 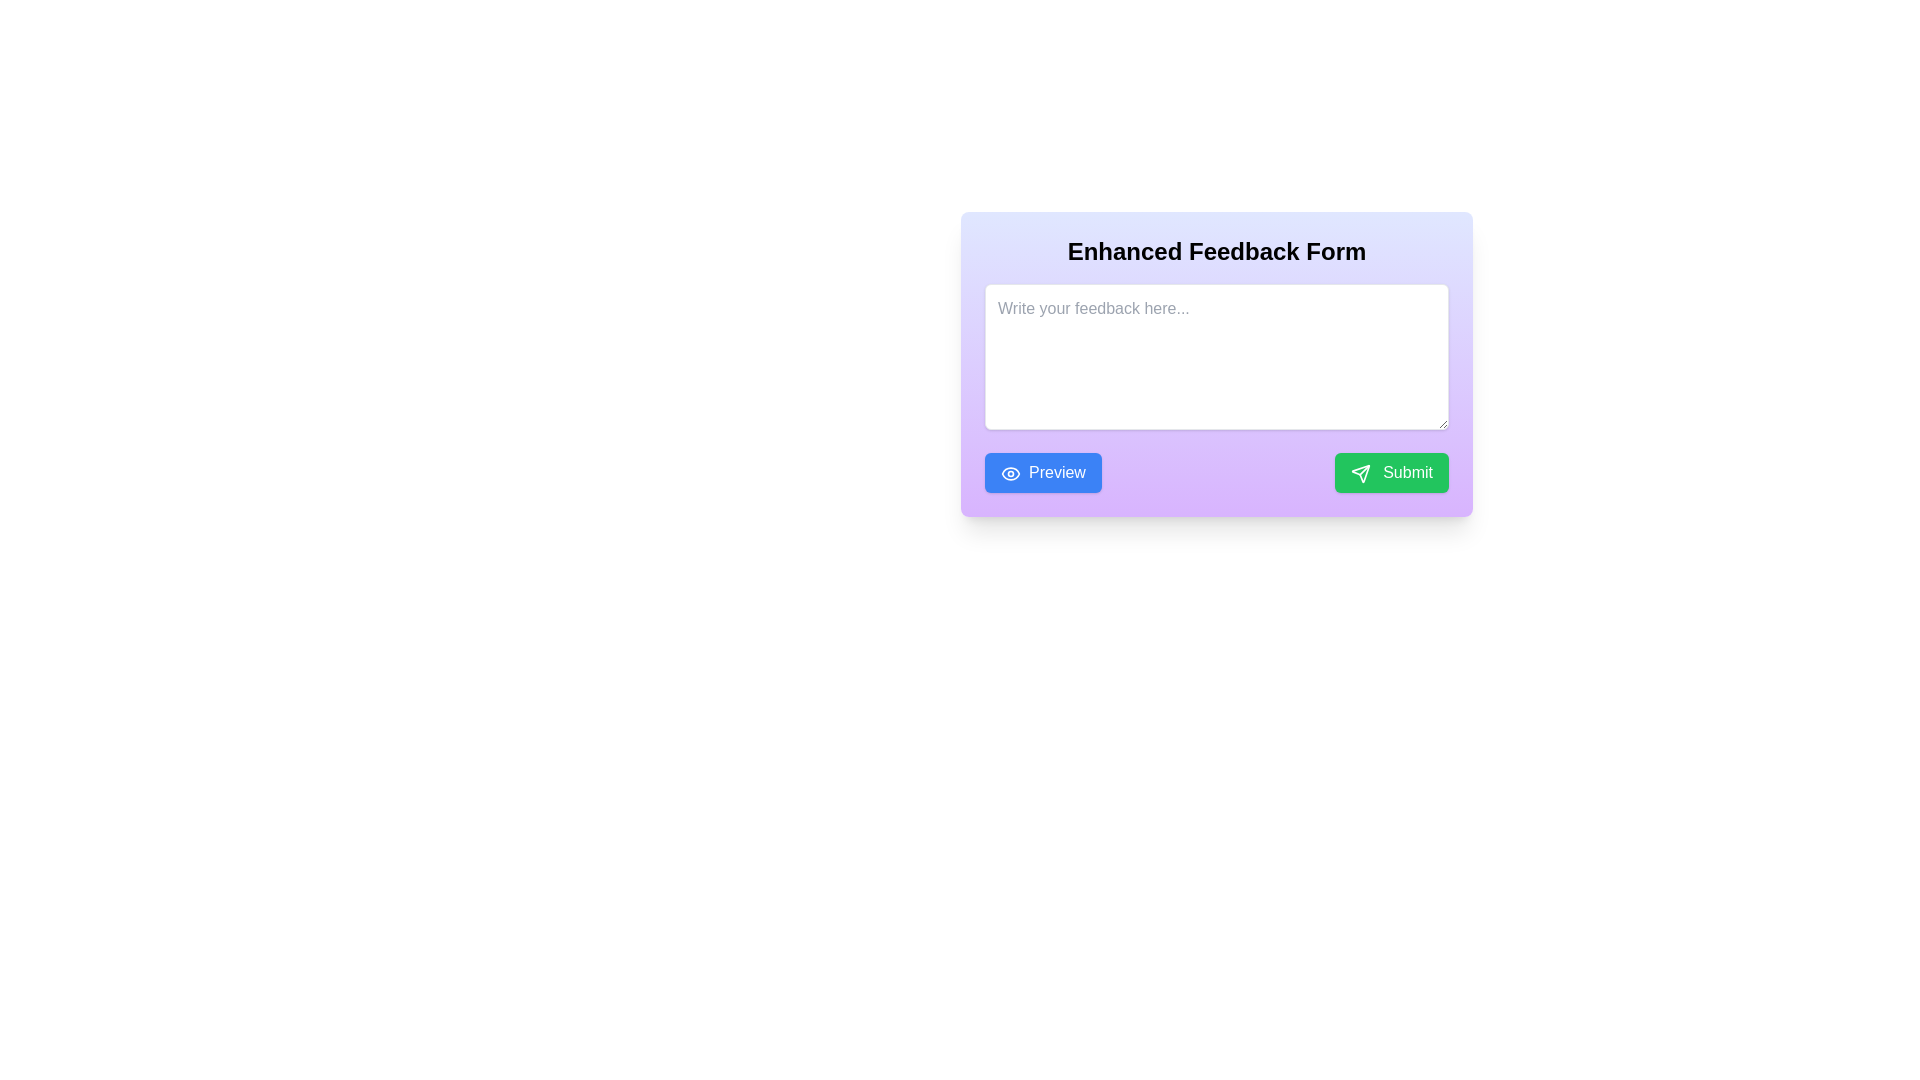 I want to click on the thin, arrow-like icon located in the top-right corner of the green 'Submit' button at the bottom-right of the form, so click(x=1360, y=473).